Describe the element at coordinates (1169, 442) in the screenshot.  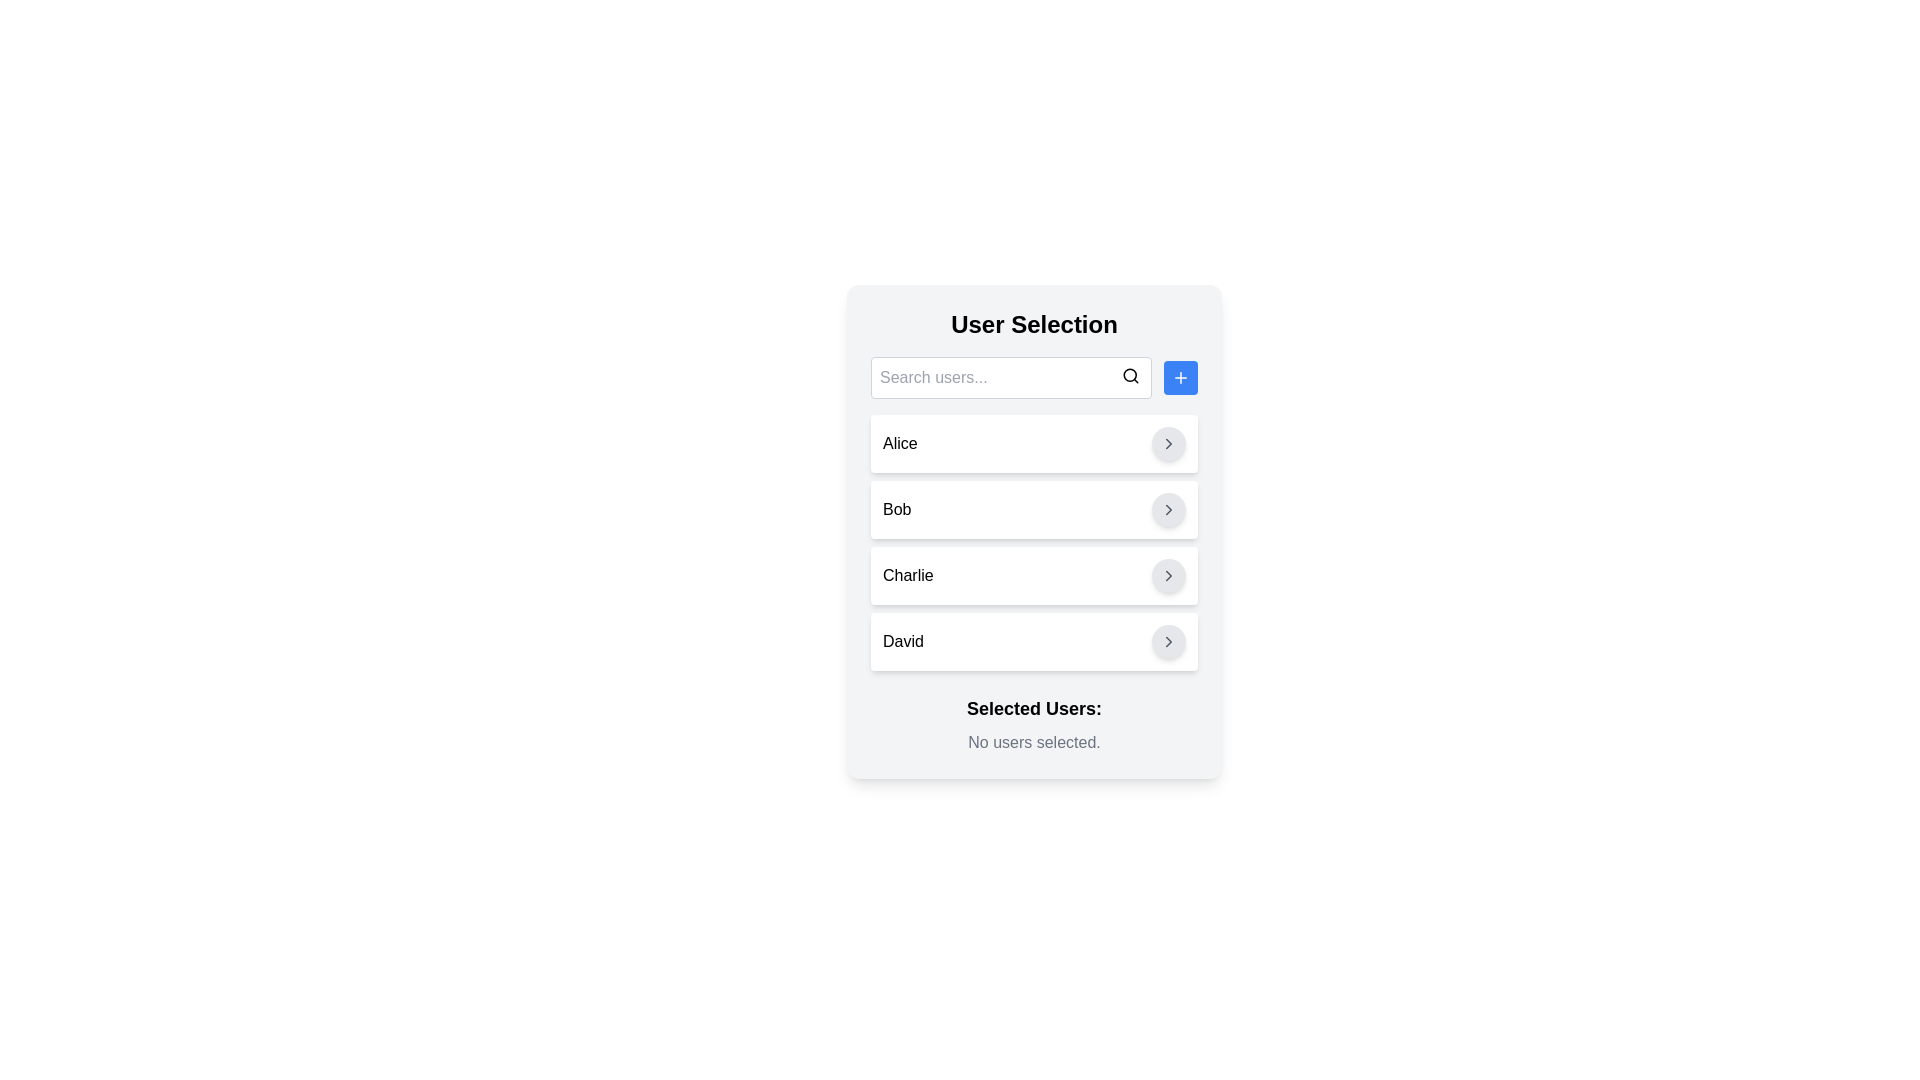
I see `the first chevron icon associated with the 'Alice' entry` at that location.